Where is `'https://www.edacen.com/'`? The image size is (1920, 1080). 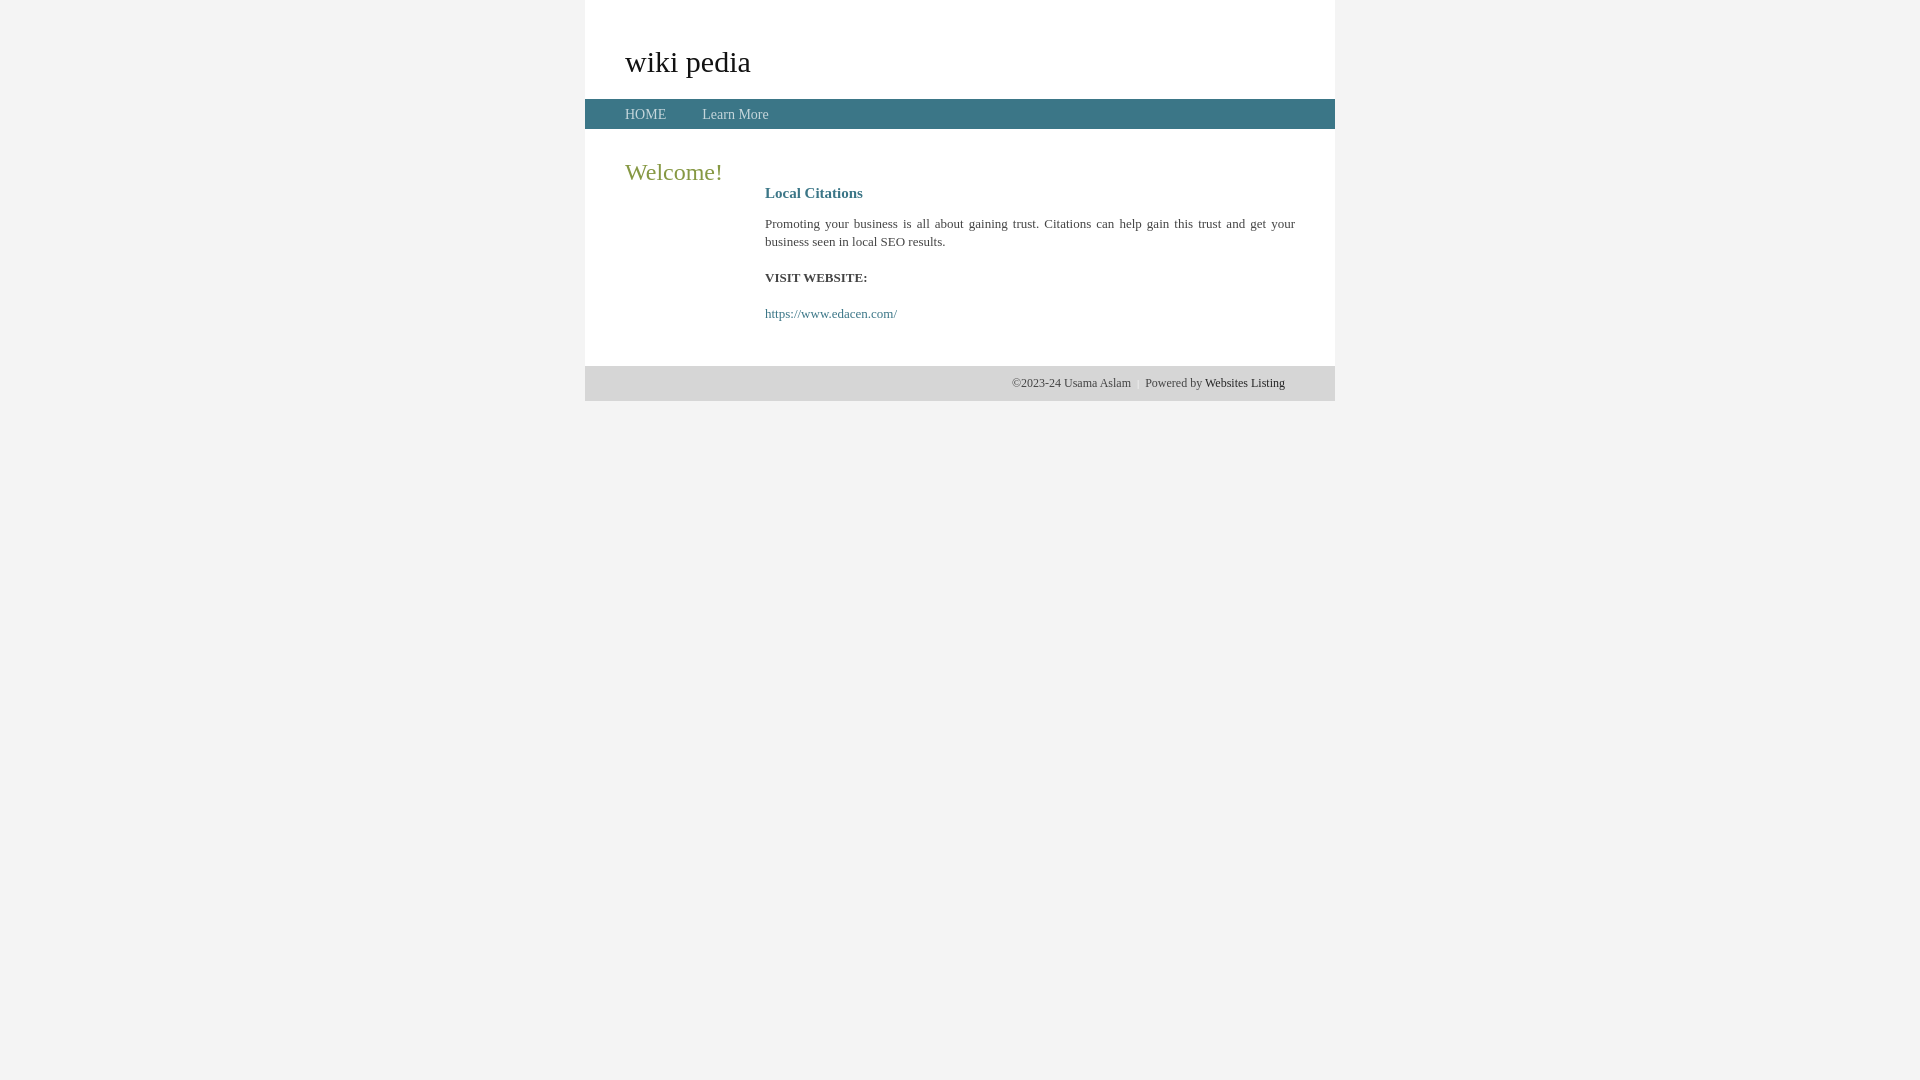 'https://www.edacen.com/' is located at coordinates (763, 313).